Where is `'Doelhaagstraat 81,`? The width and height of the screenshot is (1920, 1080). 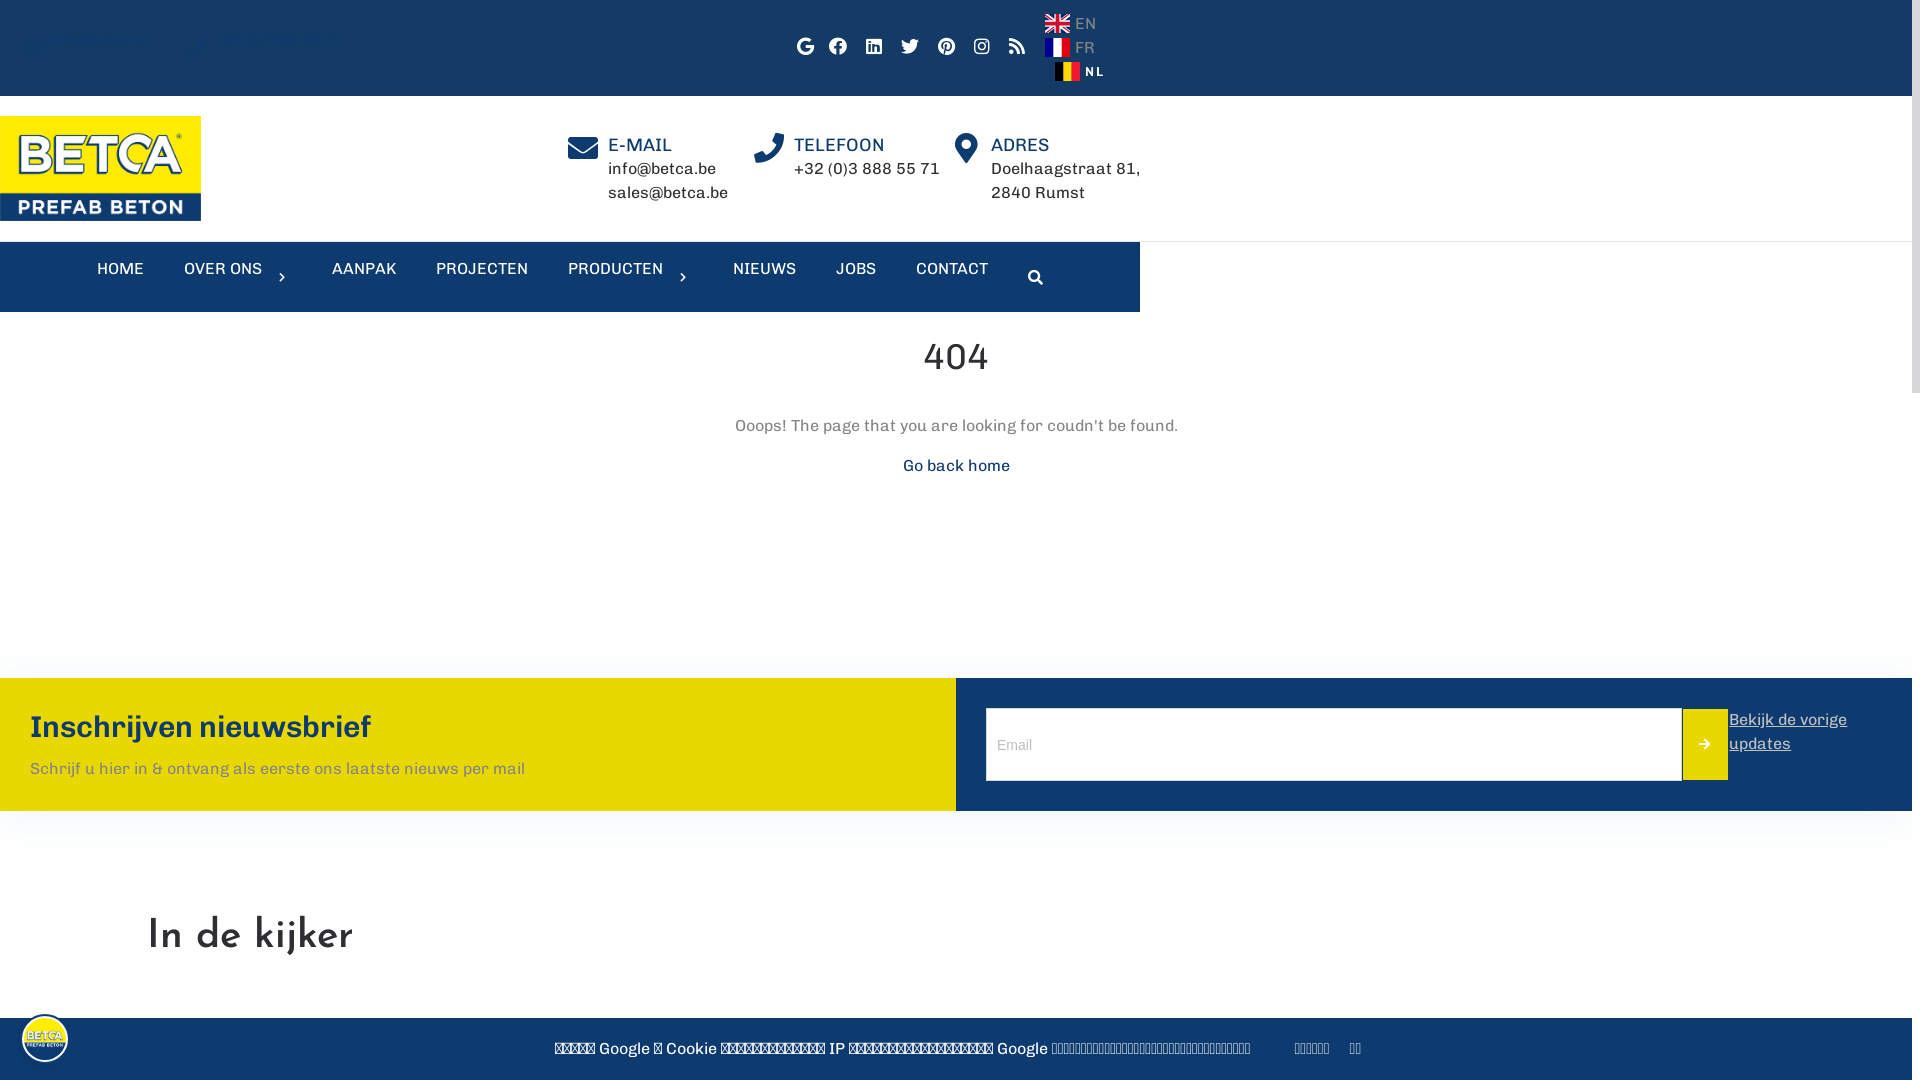
'Doelhaagstraat 81, is located at coordinates (990, 180).